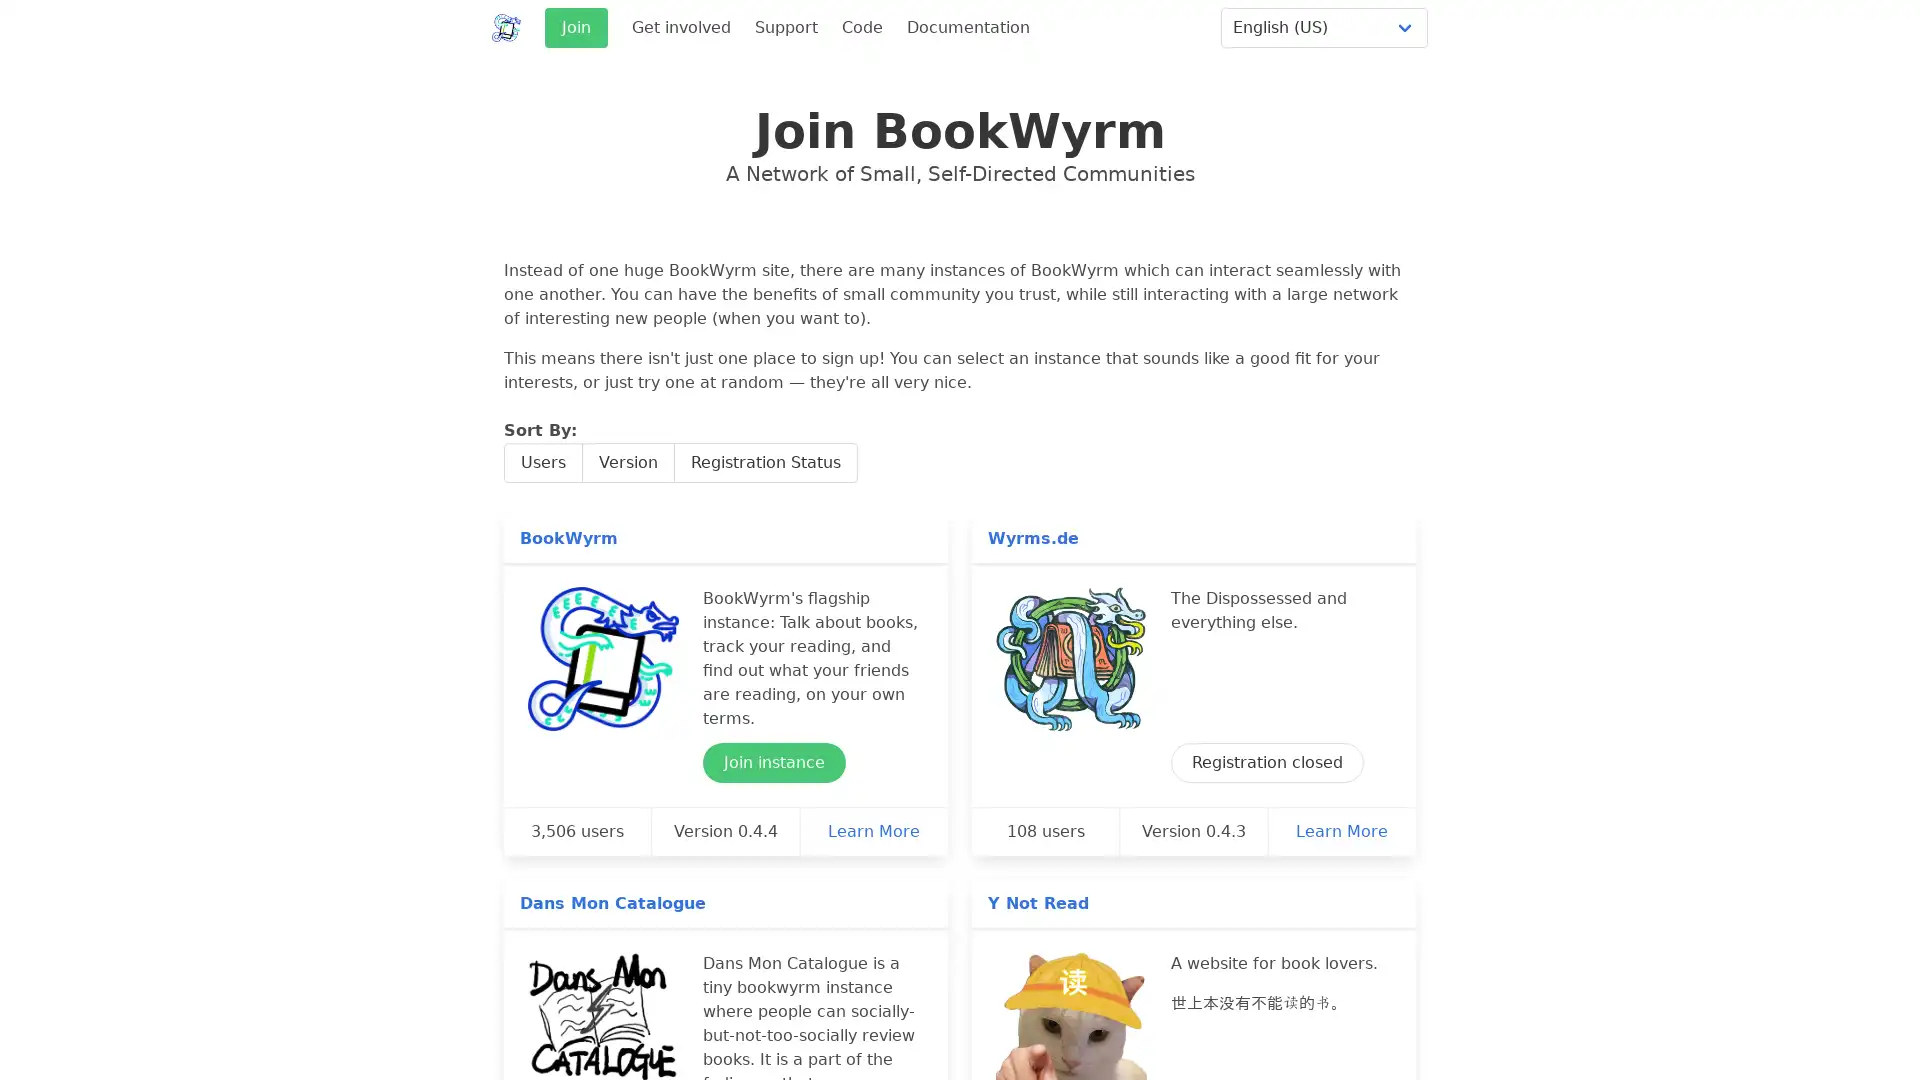 This screenshot has width=1920, height=1080. What do you see at coordinates (543, 462) in the screenshot?
I see `Users` at bounding box center [543, 462].